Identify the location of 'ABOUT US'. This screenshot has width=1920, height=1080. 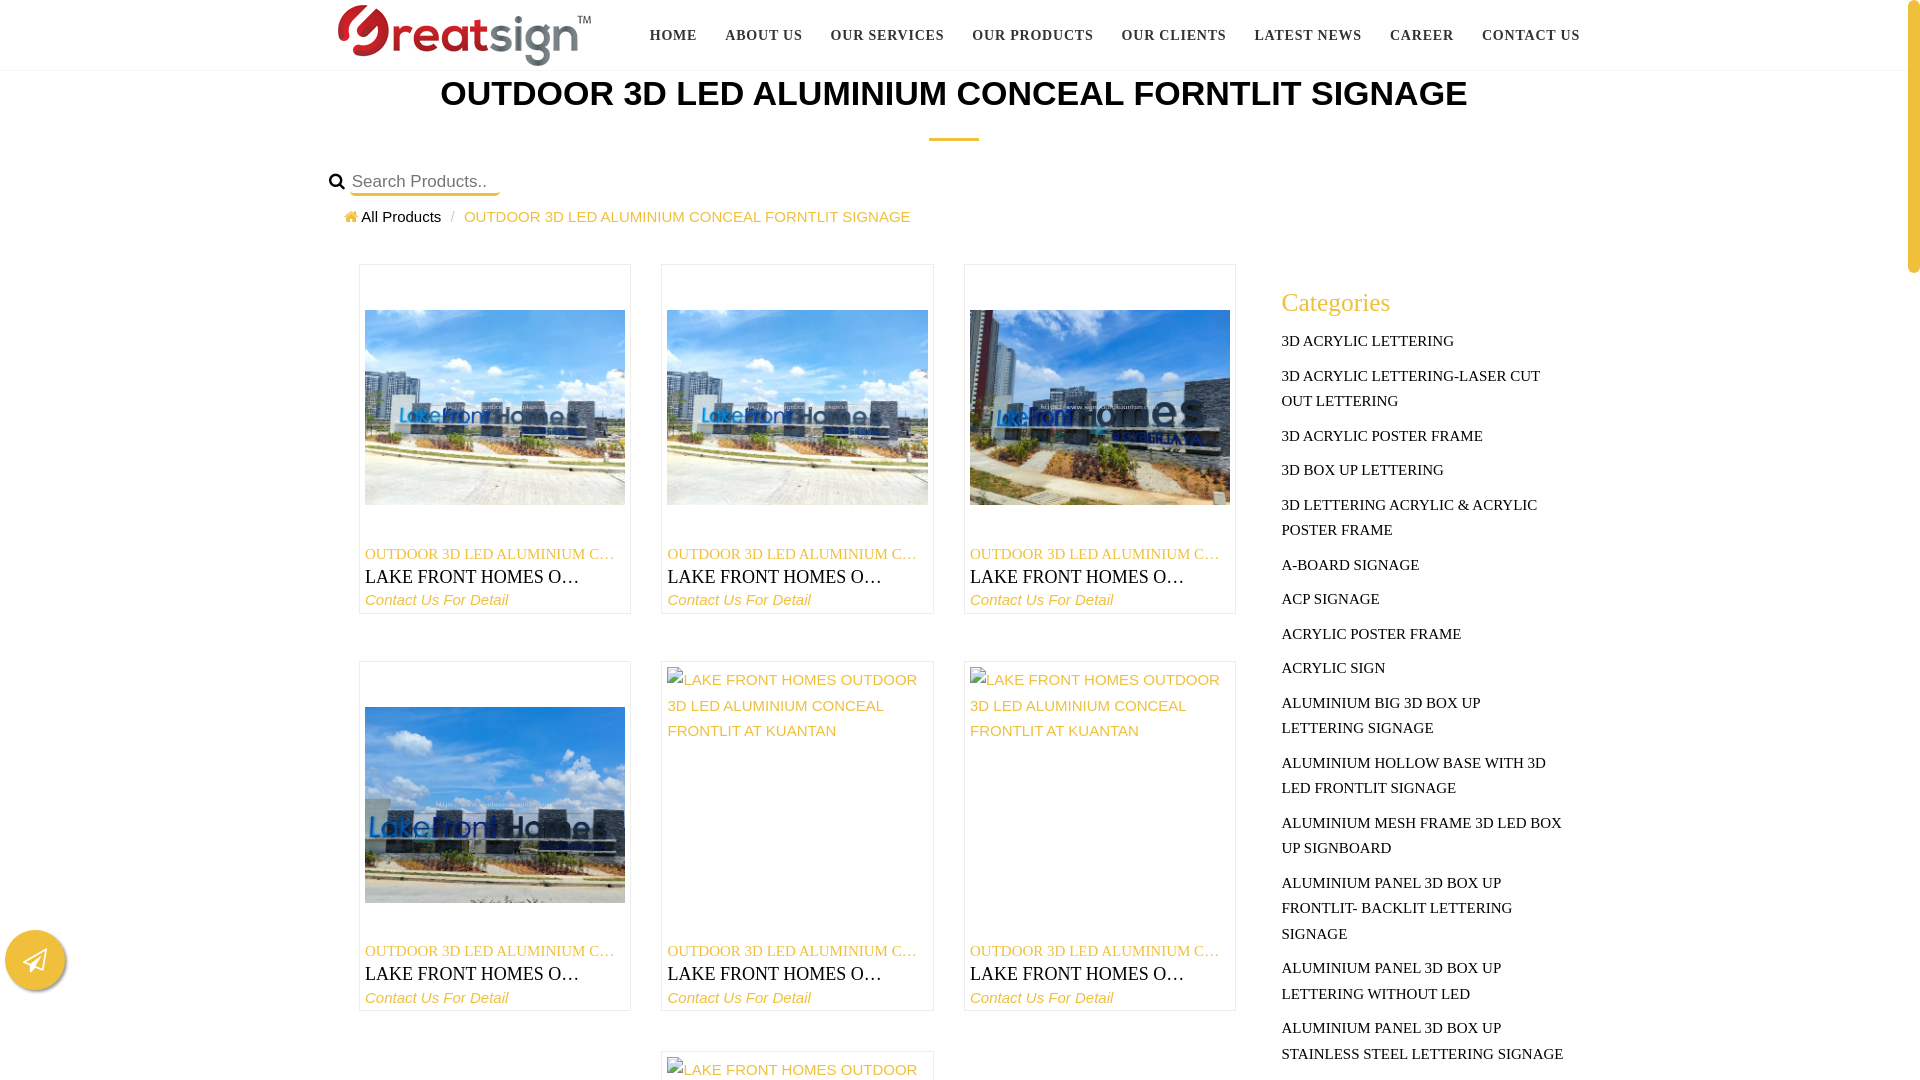
(710, 35).